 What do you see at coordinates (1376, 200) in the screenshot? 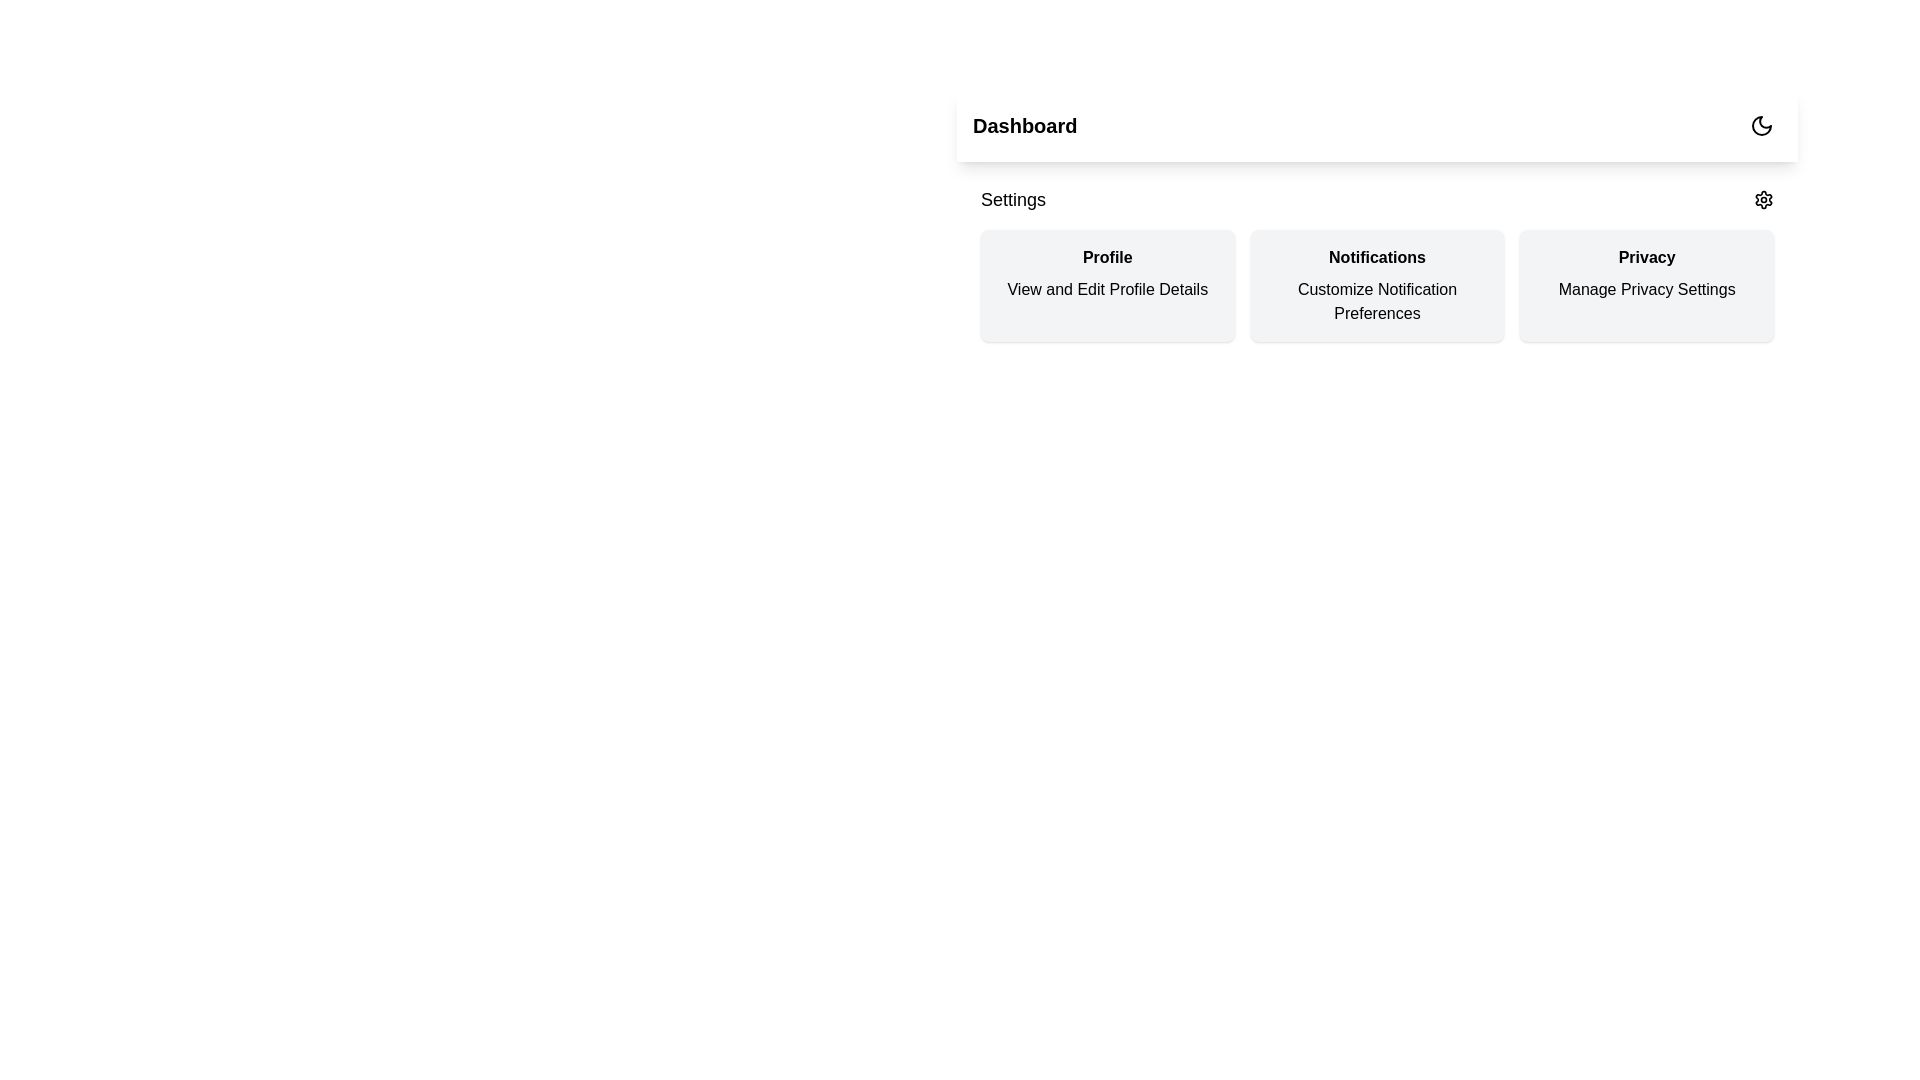
I see `Title bar located beneath the 'Dashboard' header, which indicates the settings or configuration options available below it` at bounding box center [1376, 200].